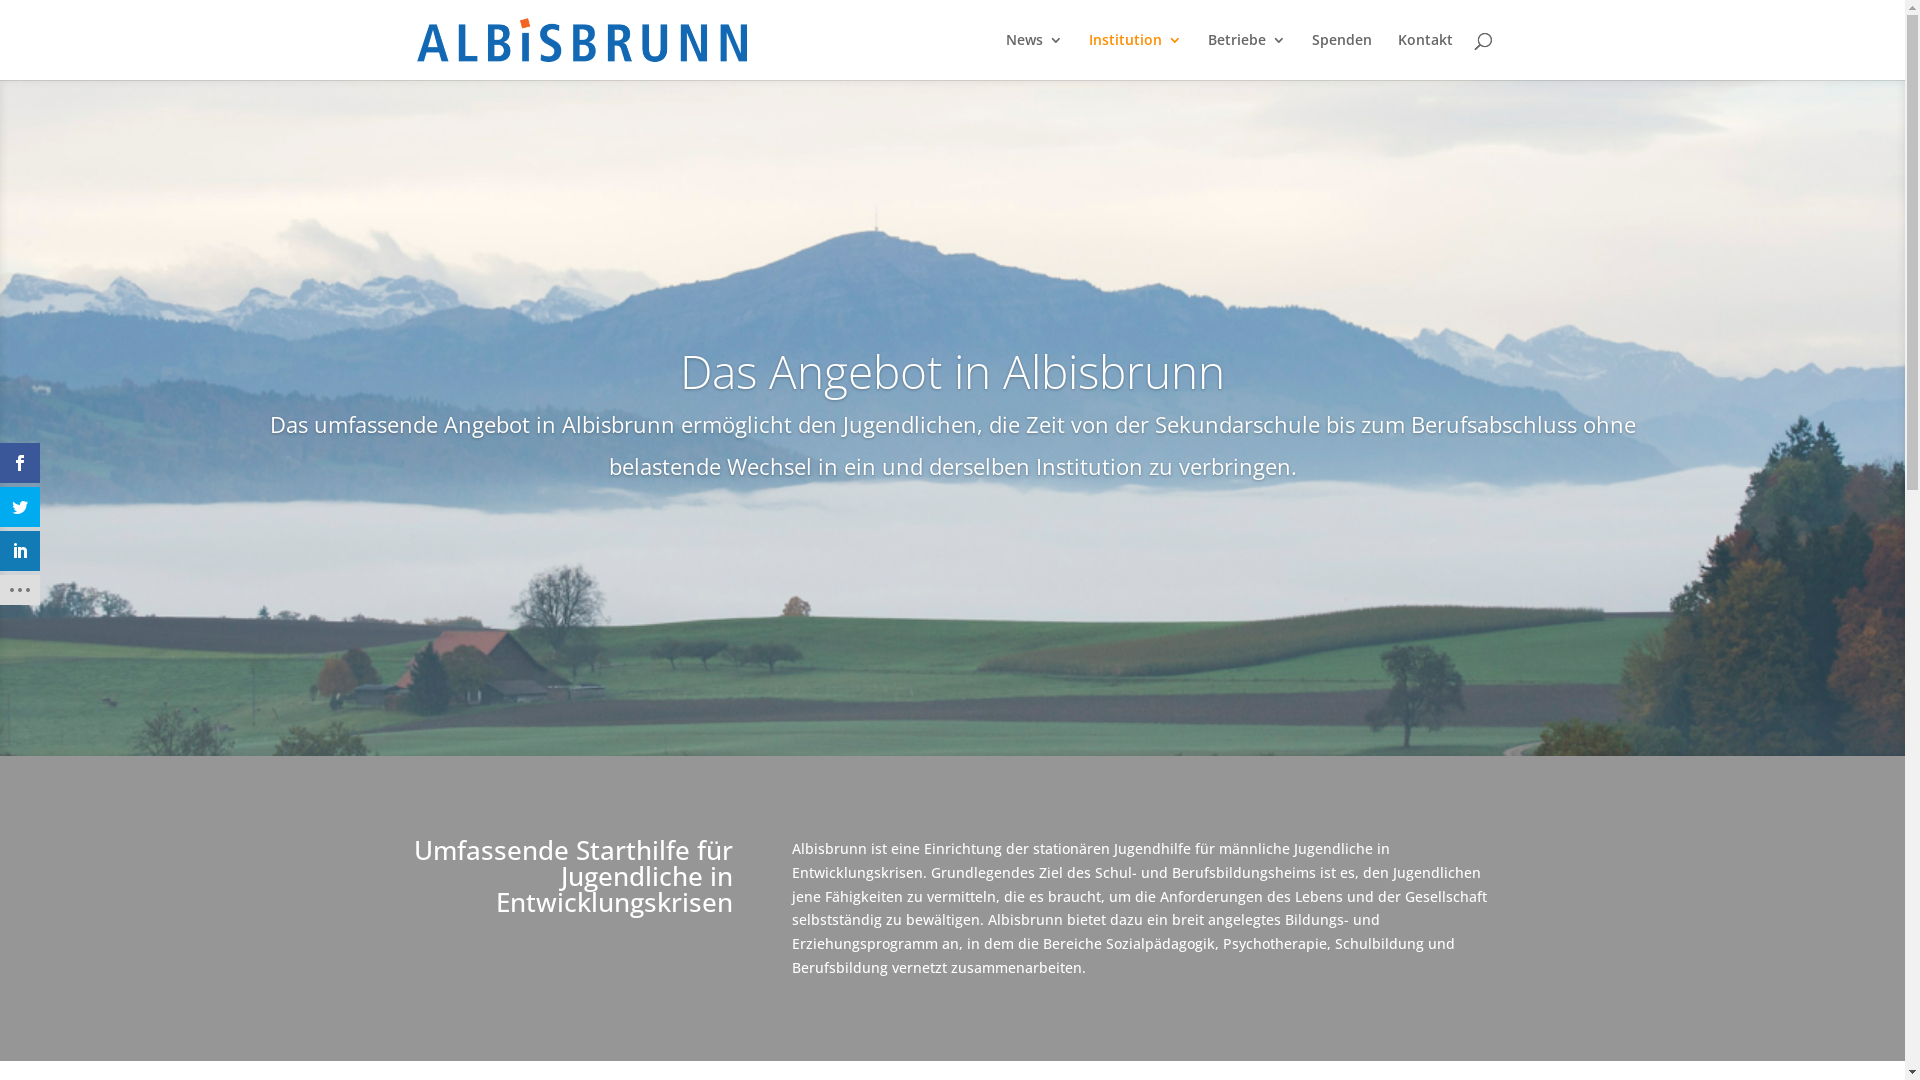  I want to click on 'Institution', so click(1134, 55).